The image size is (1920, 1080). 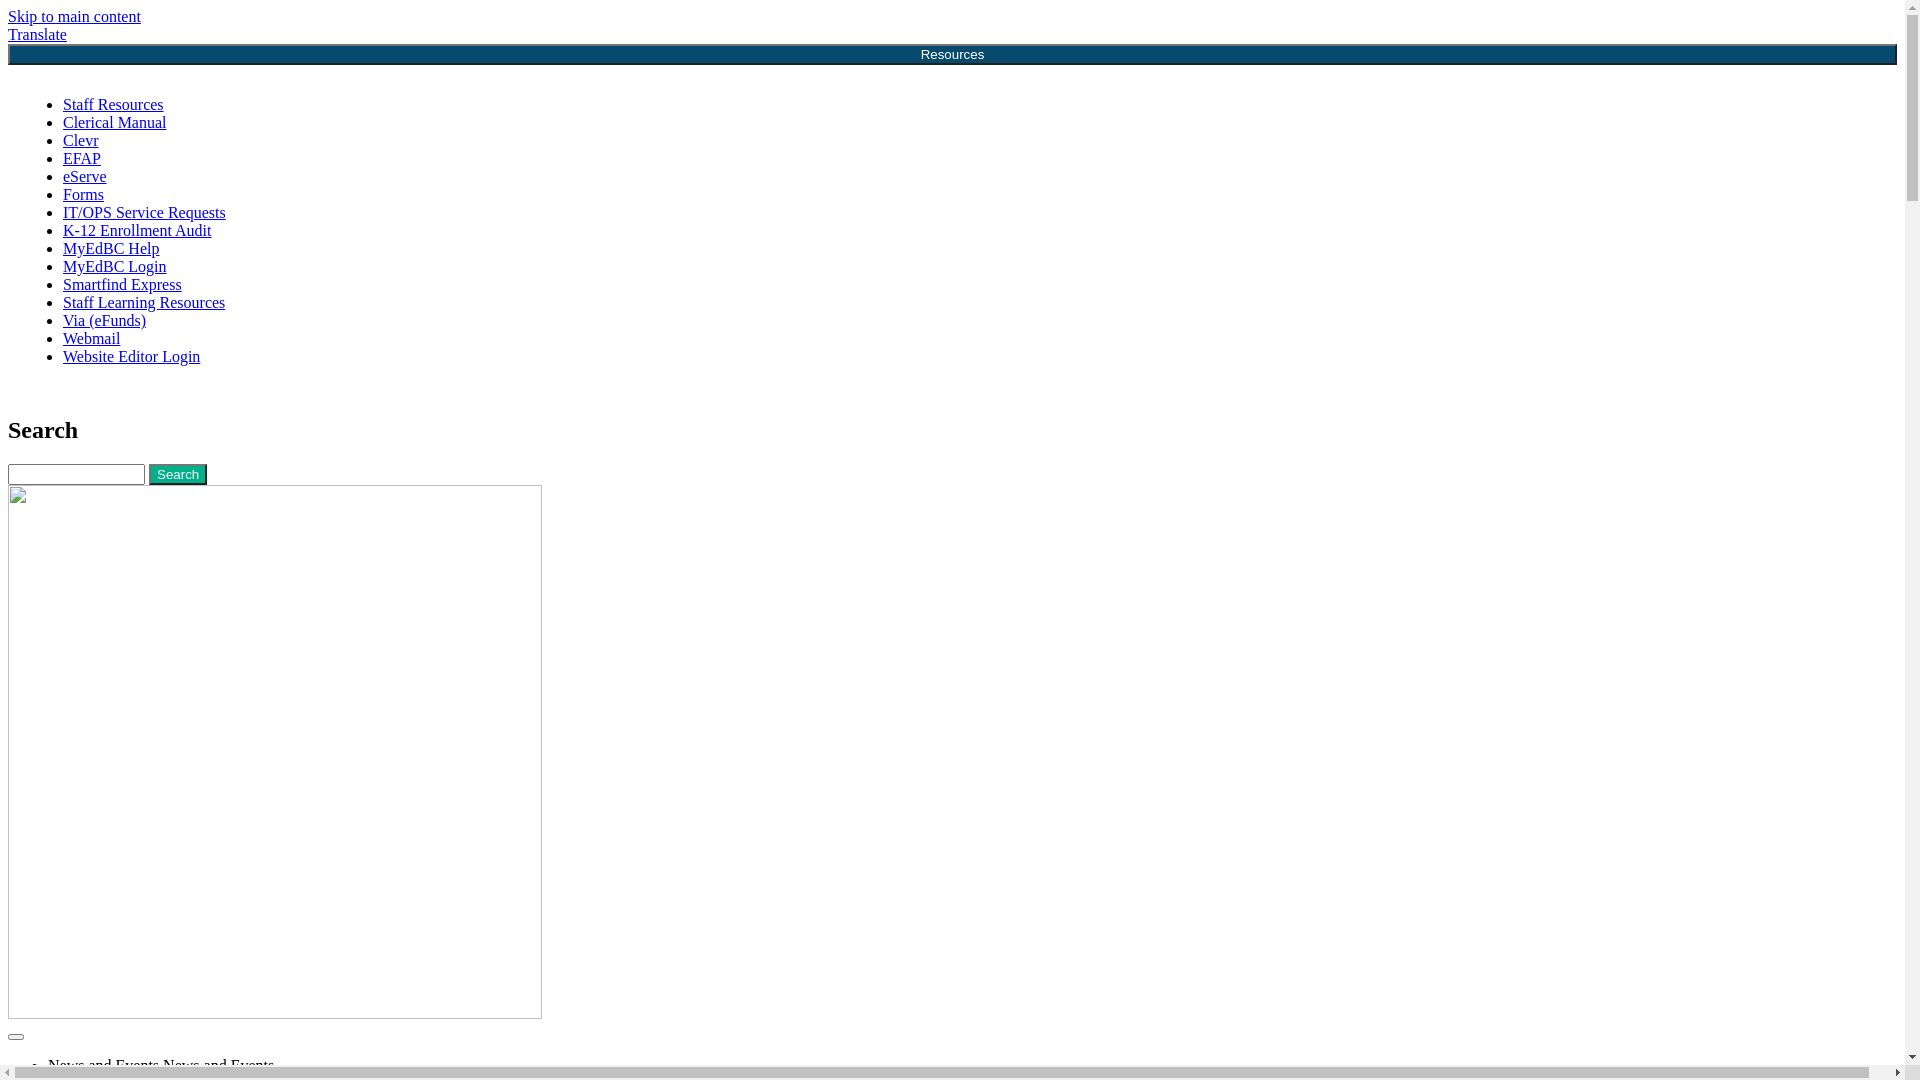 I want to click on 'Staff Resources', so click(x=112, y=104).